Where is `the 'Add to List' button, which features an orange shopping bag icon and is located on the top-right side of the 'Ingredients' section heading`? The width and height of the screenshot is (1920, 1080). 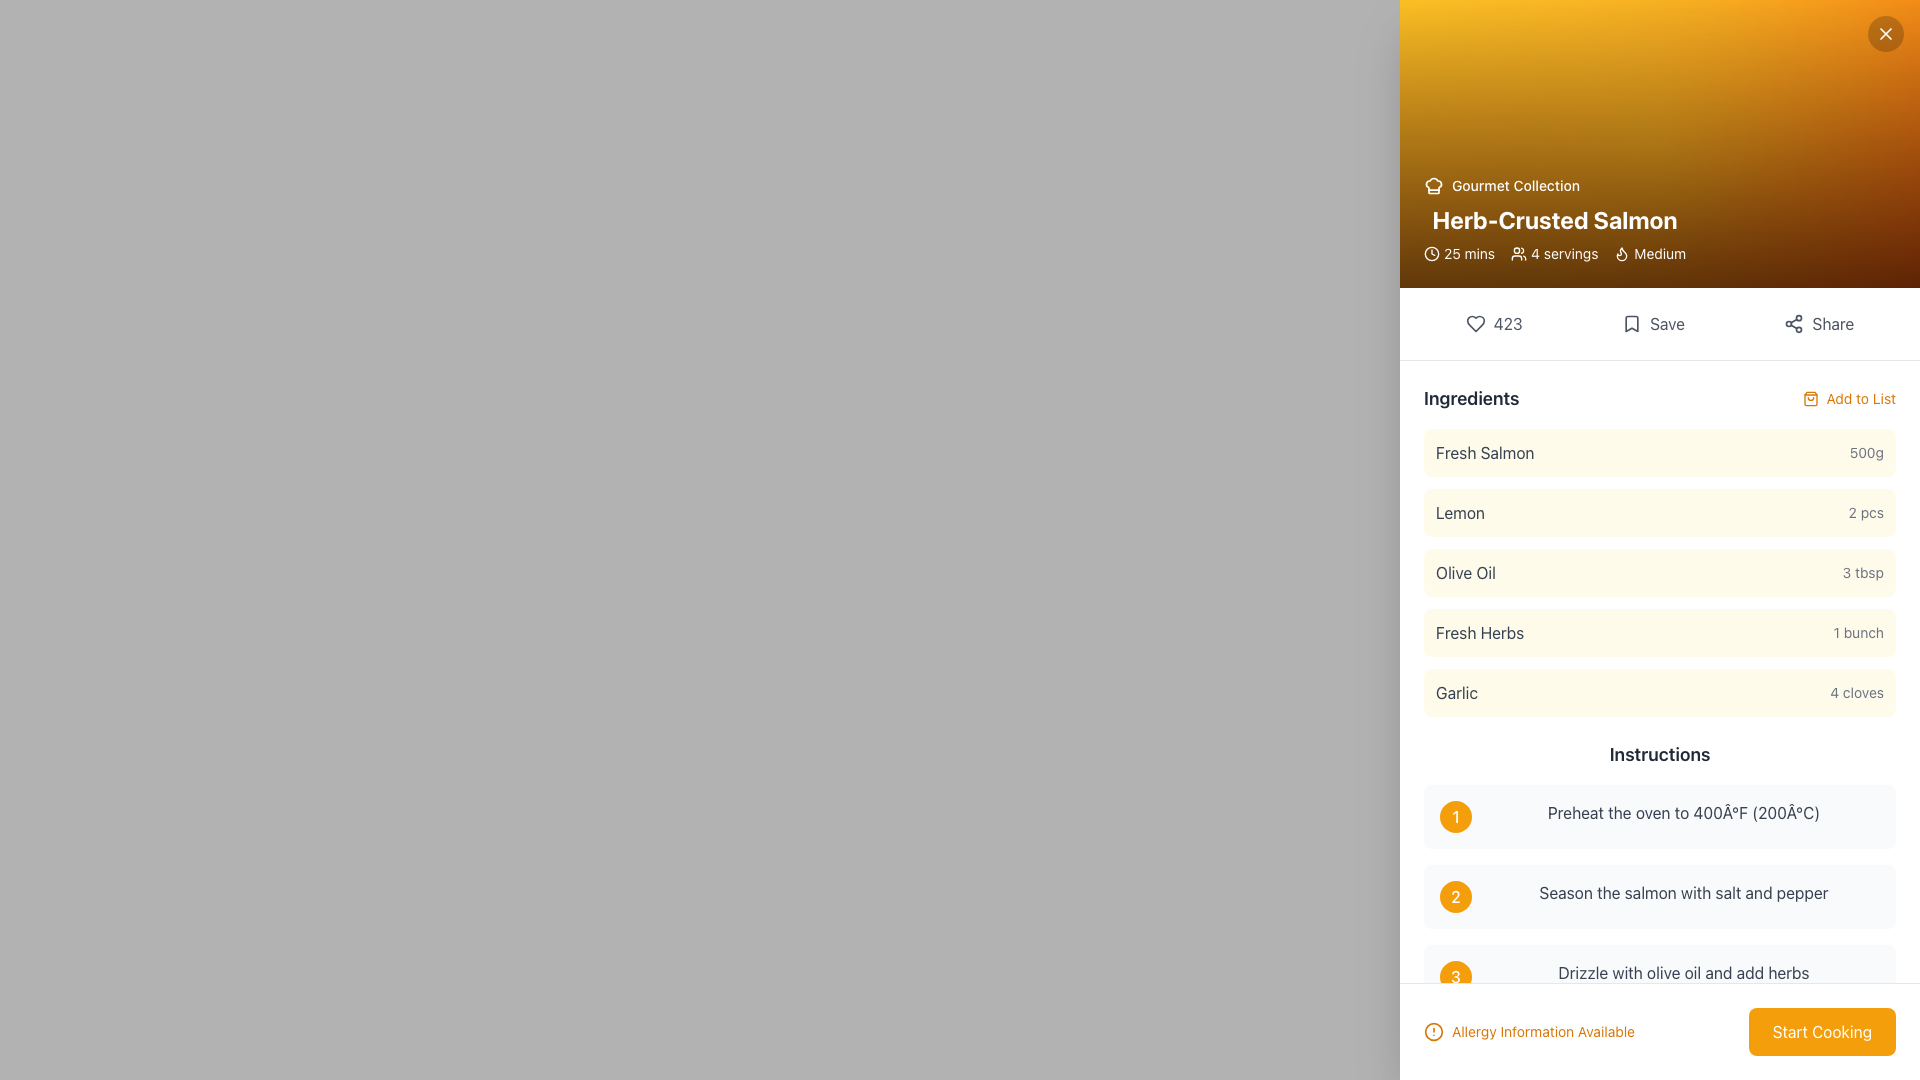 the 'Add to List' button, which features an orange shopping bag icon and is located on the top-right side of the 'Ingredients' section heading is located at coordinates (1848, 398).